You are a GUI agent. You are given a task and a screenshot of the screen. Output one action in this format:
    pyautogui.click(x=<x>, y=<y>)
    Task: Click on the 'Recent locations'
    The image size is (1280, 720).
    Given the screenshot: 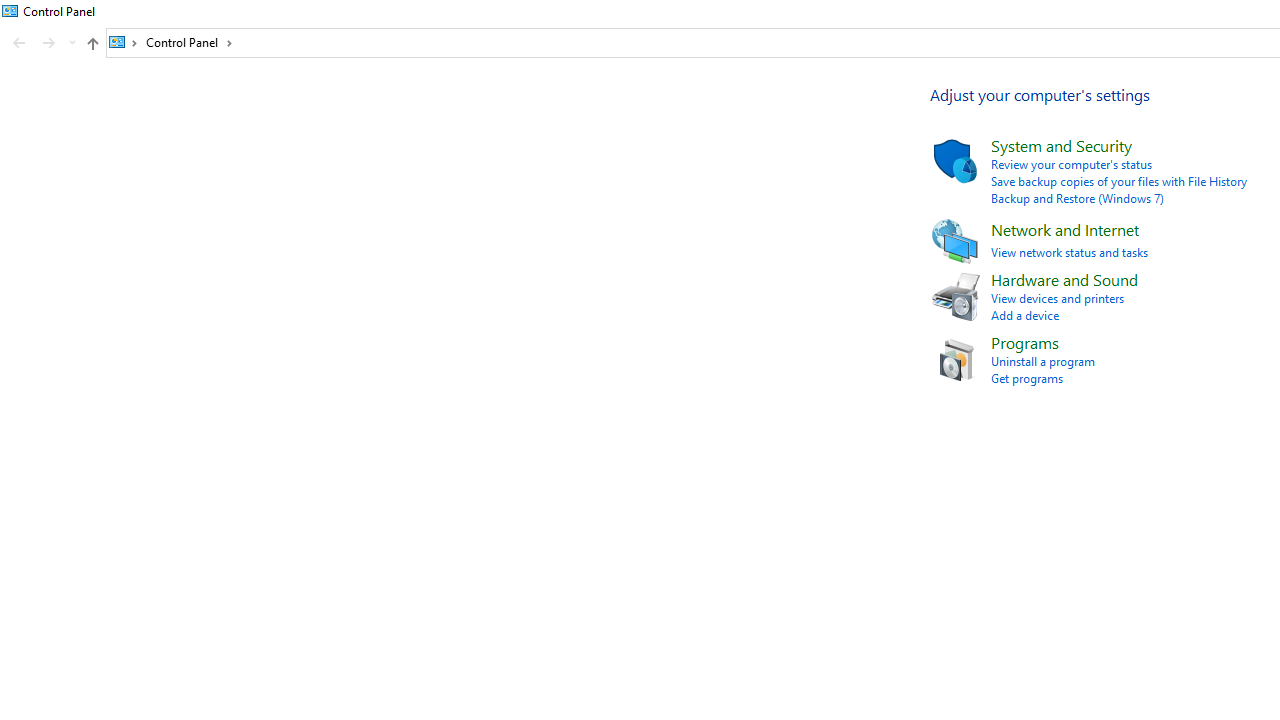 What is the action you would take?
    pyautogui.click(x=71, y=43)
    